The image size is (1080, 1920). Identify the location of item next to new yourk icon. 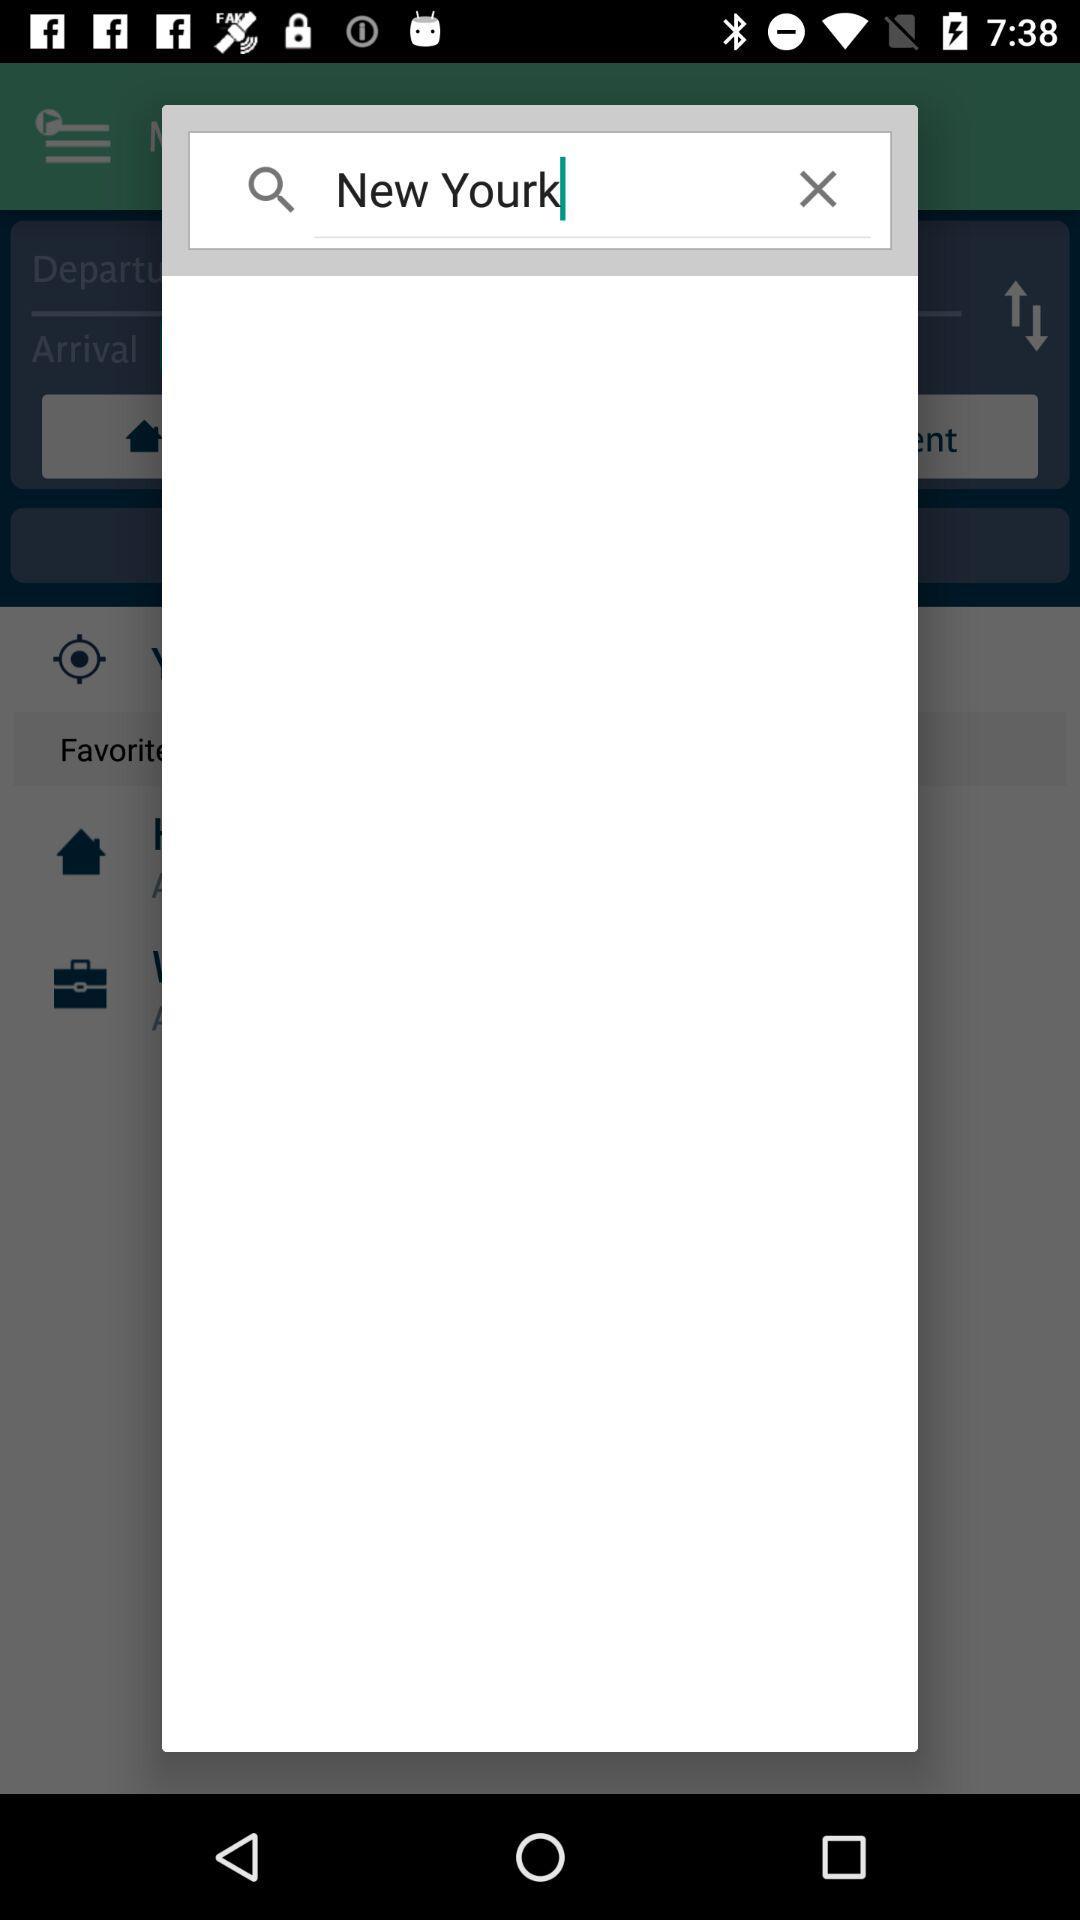
(818, 188).